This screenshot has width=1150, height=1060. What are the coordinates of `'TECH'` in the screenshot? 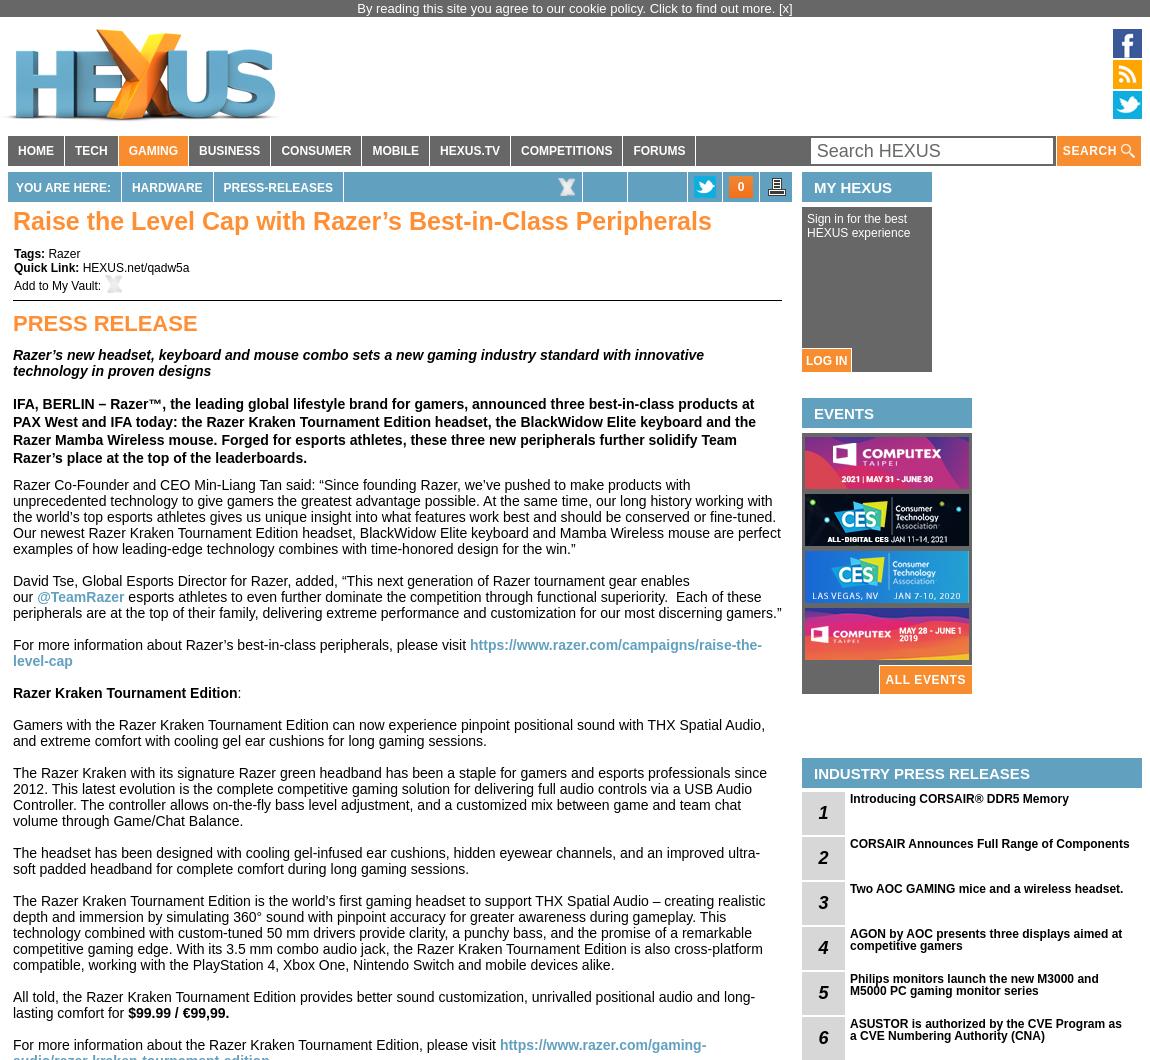 It's located at (89, 150).